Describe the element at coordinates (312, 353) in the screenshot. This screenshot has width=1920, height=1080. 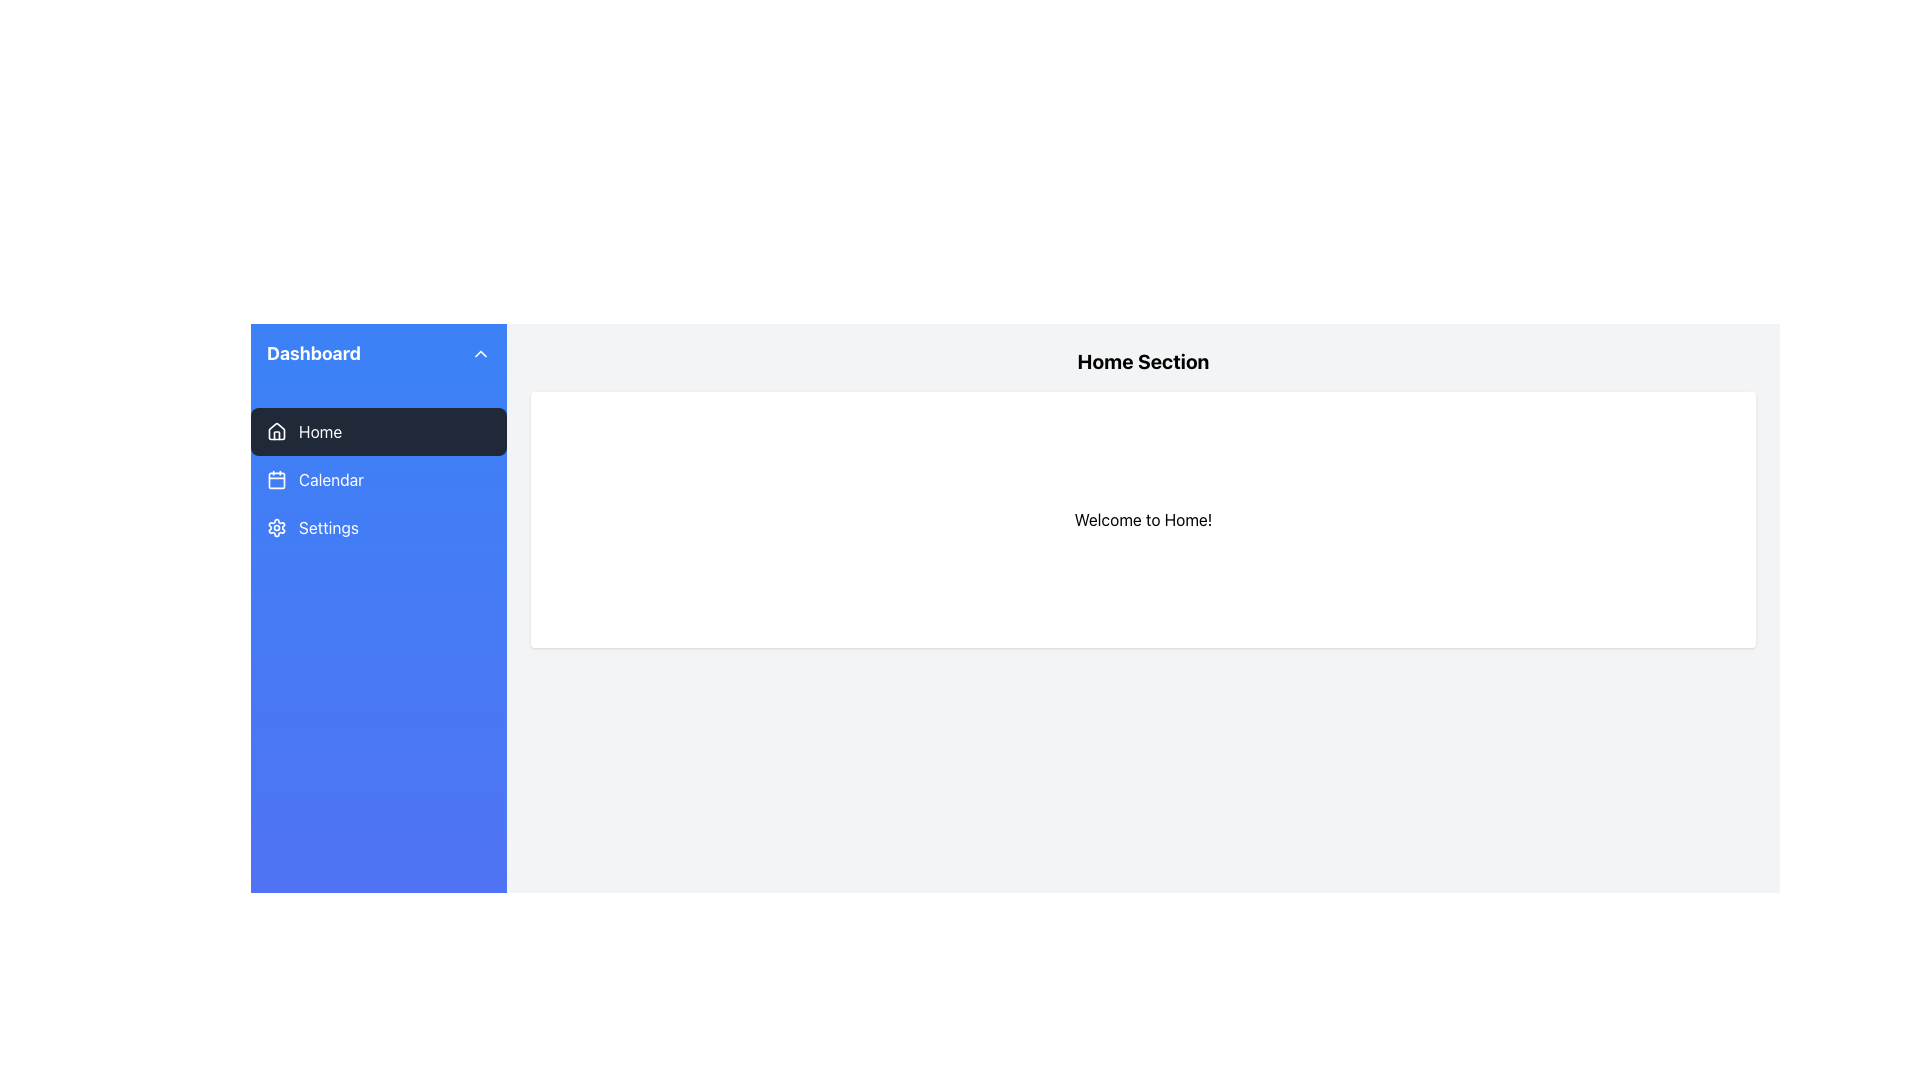
I see `the section header text located in the top-left region of the blue-colored sidebar, which indicates the active module or page category for the application` at that location.